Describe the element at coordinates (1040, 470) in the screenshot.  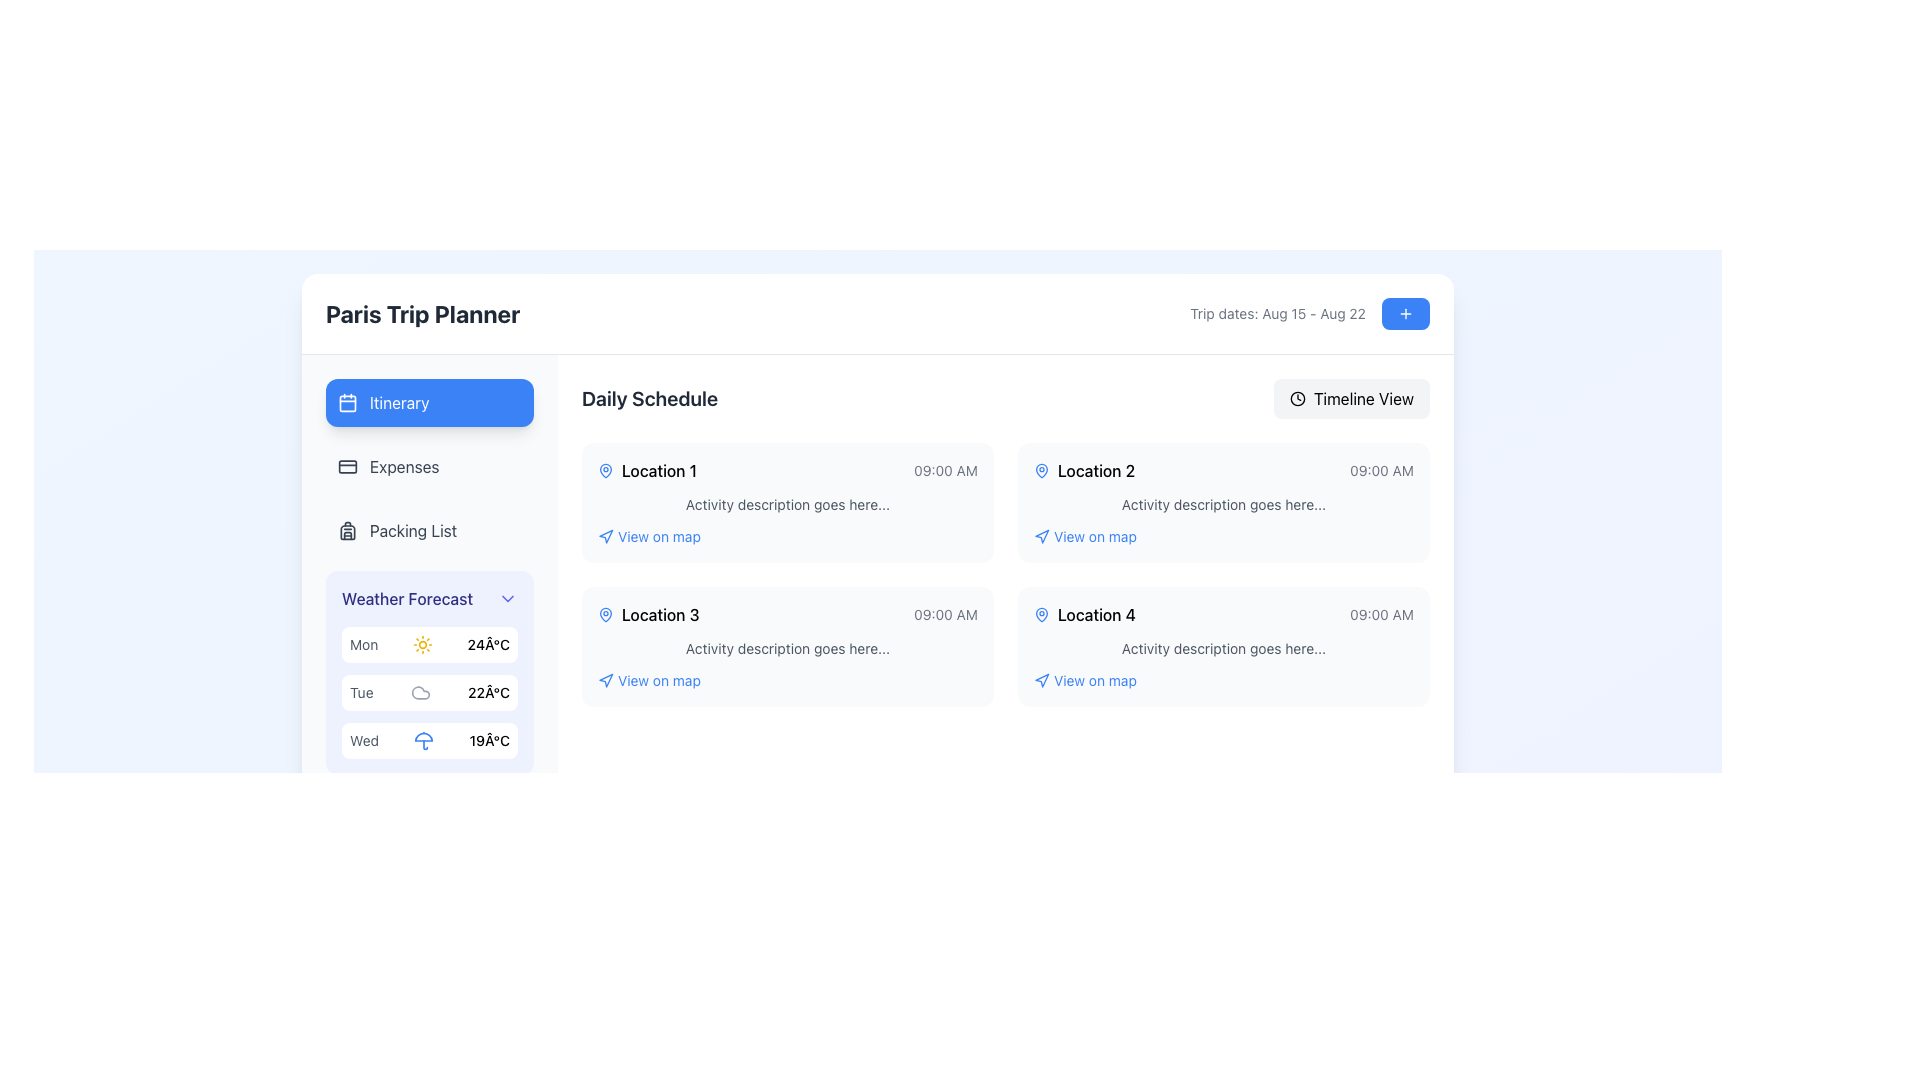
I see `the blue map pin icon associated with 'Location 2' in the 'Daily Schedule' section` at that location.